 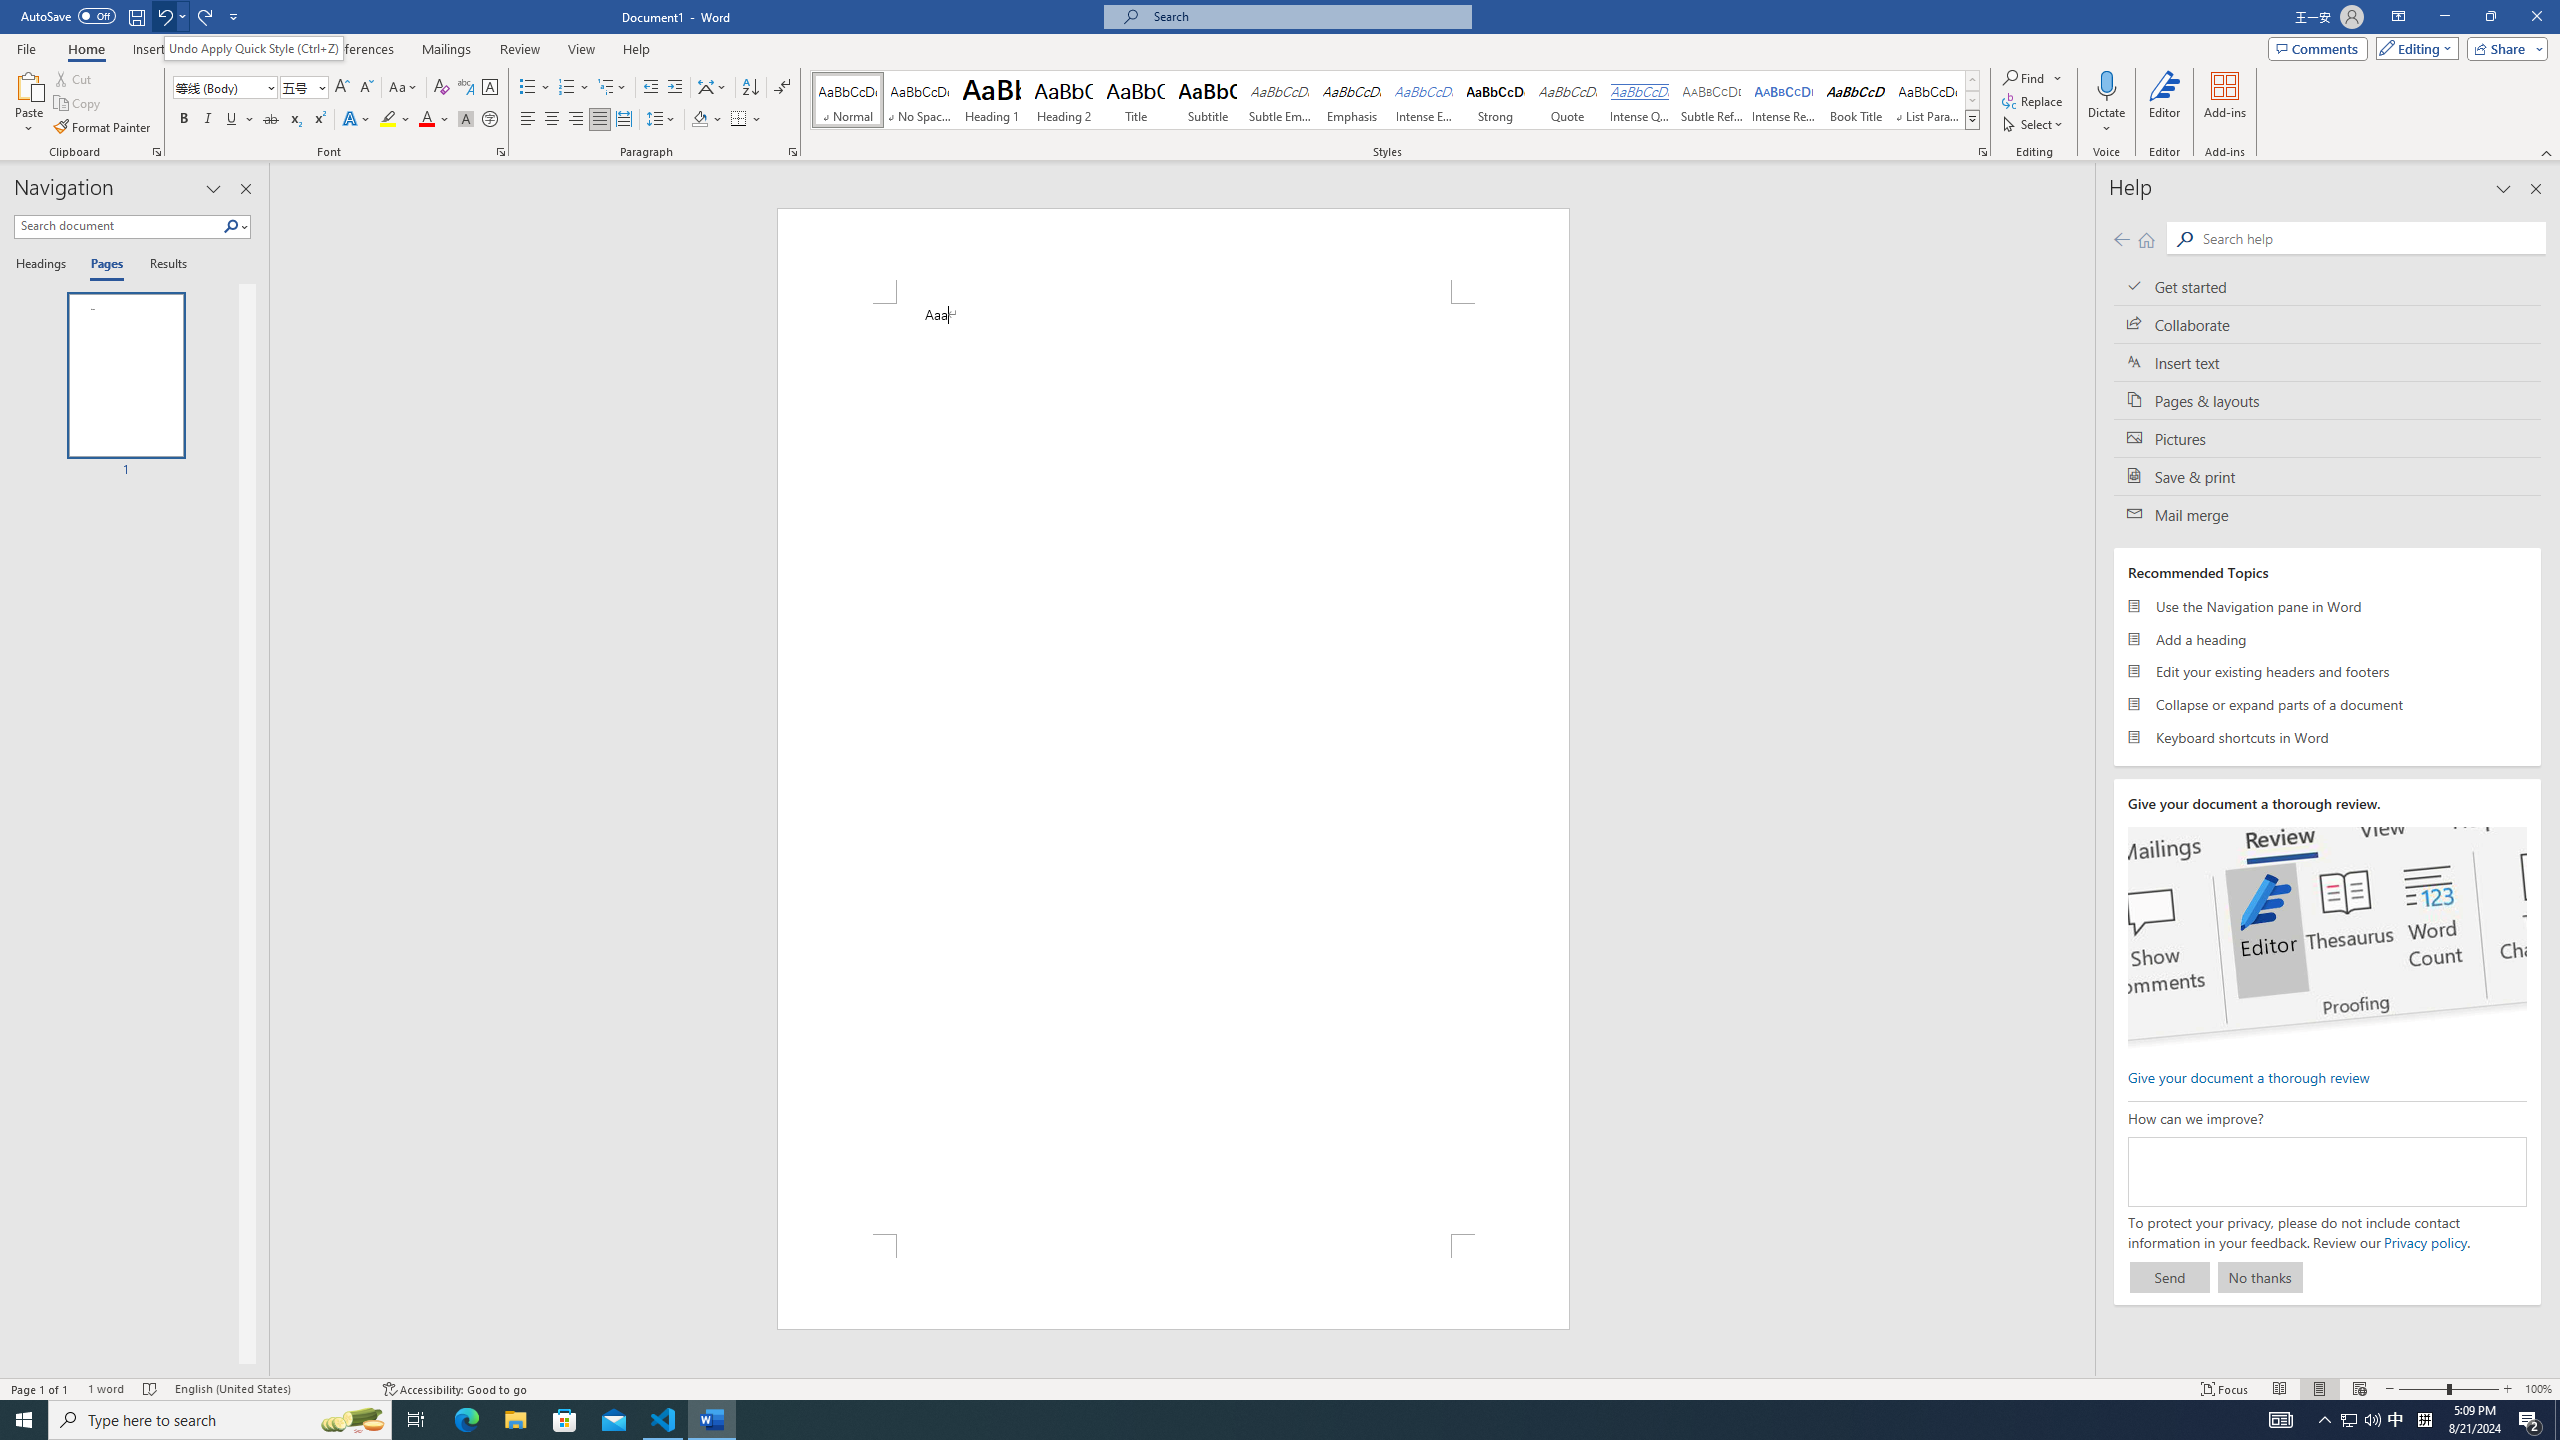 What do you see at coordinates (2247, 1076) in the screenshot?
I see `'Give your document a thorough review'` at bounding box center [2247, 1076].